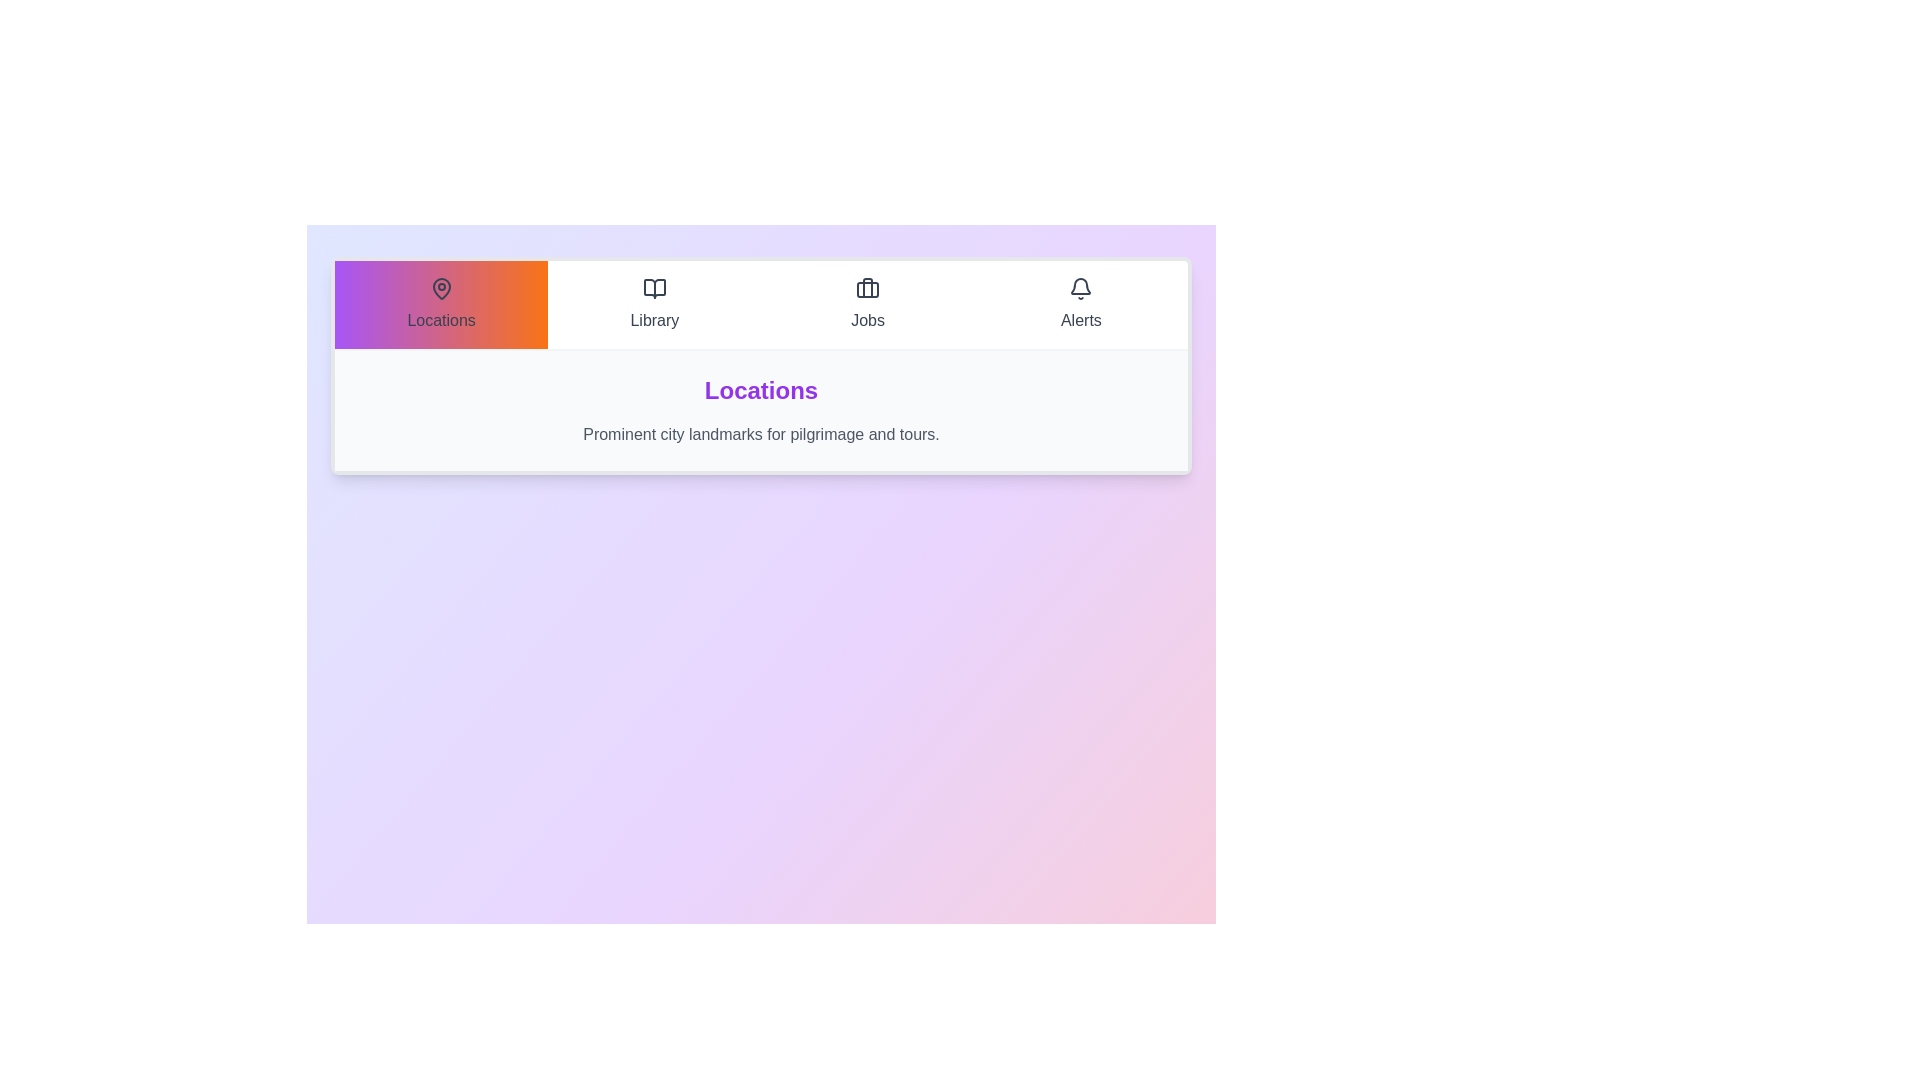 The width and height of the screenshot is (1920, 1080). What do you see at coordinates (1080, 304) in the screenshot?
I see `the Alerts tab` at bounding box center [1080, 304].